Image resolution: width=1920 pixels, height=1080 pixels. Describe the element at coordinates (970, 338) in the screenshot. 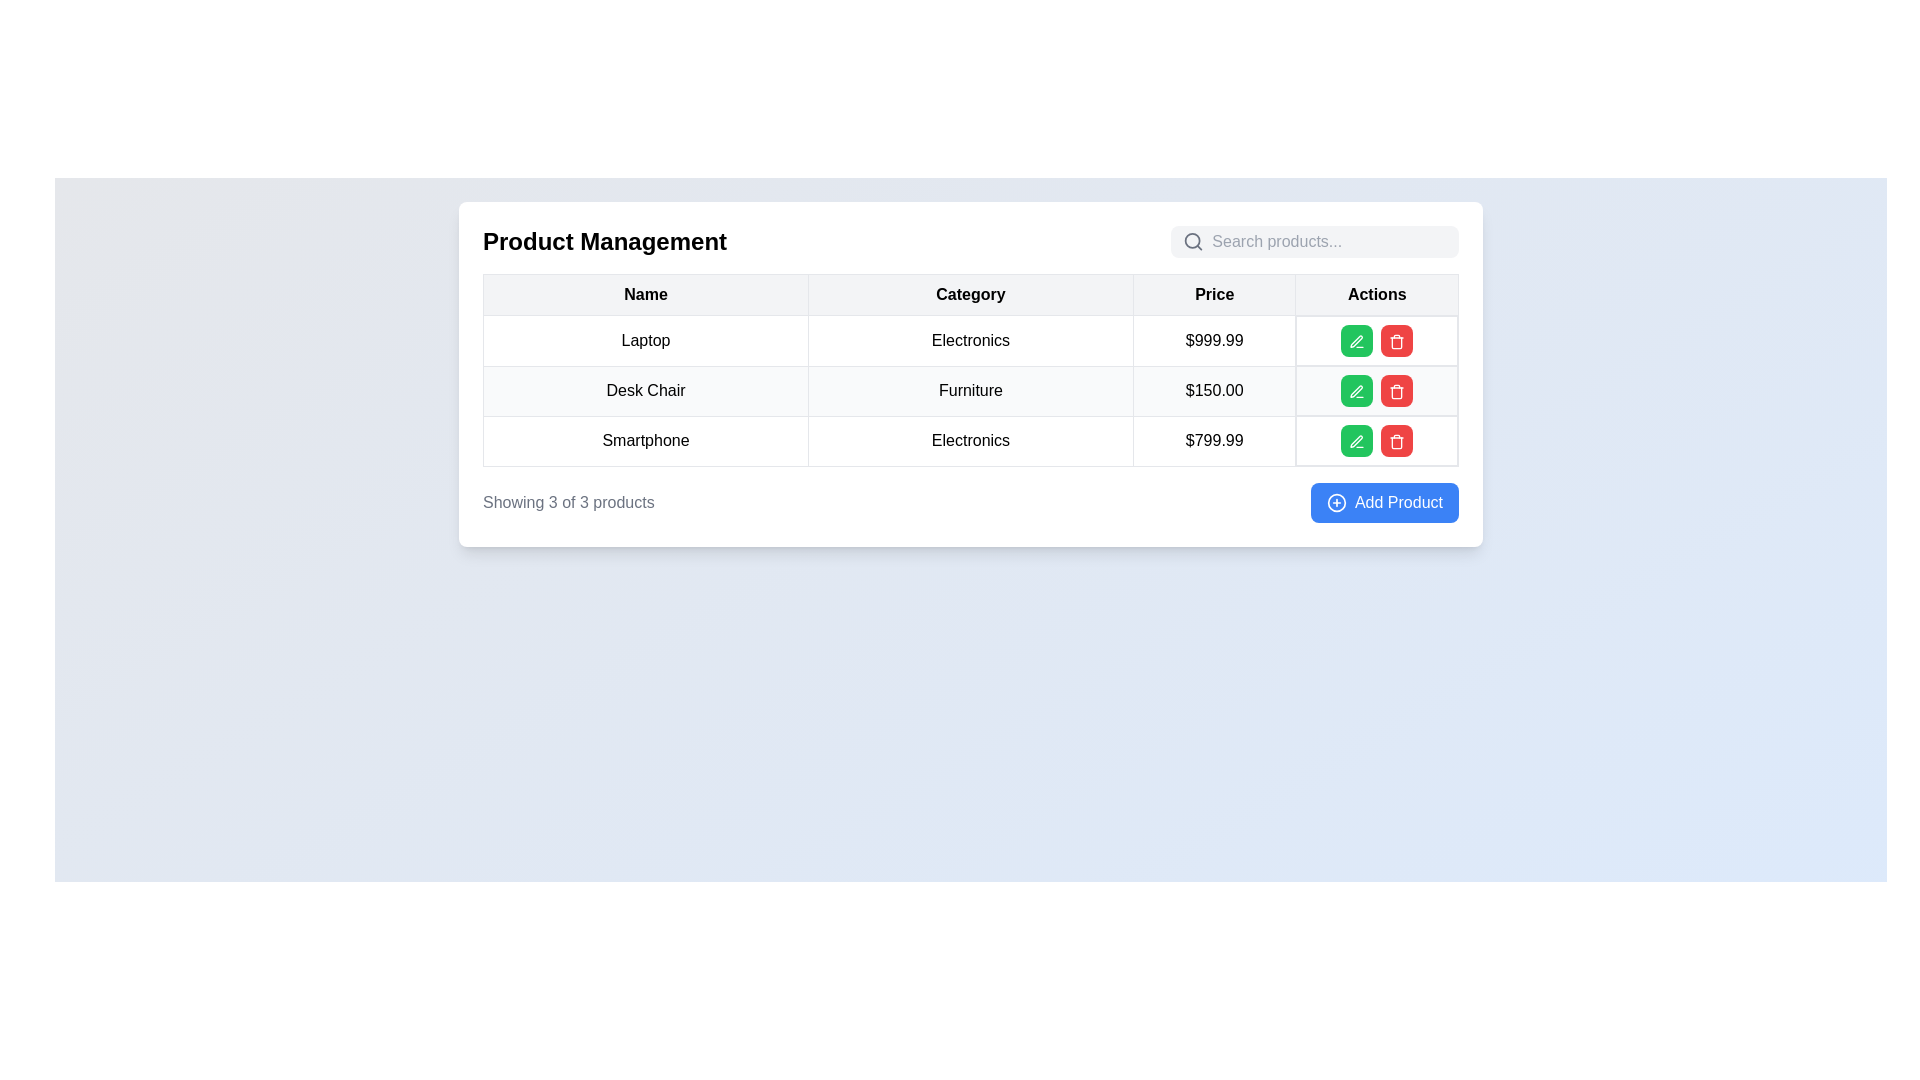

I see `the first row of the product management table that contains 'Laptop' under the 'Name' column, 'Electronics' under 'Category', and '$999.99' under 'Price'` at that location.